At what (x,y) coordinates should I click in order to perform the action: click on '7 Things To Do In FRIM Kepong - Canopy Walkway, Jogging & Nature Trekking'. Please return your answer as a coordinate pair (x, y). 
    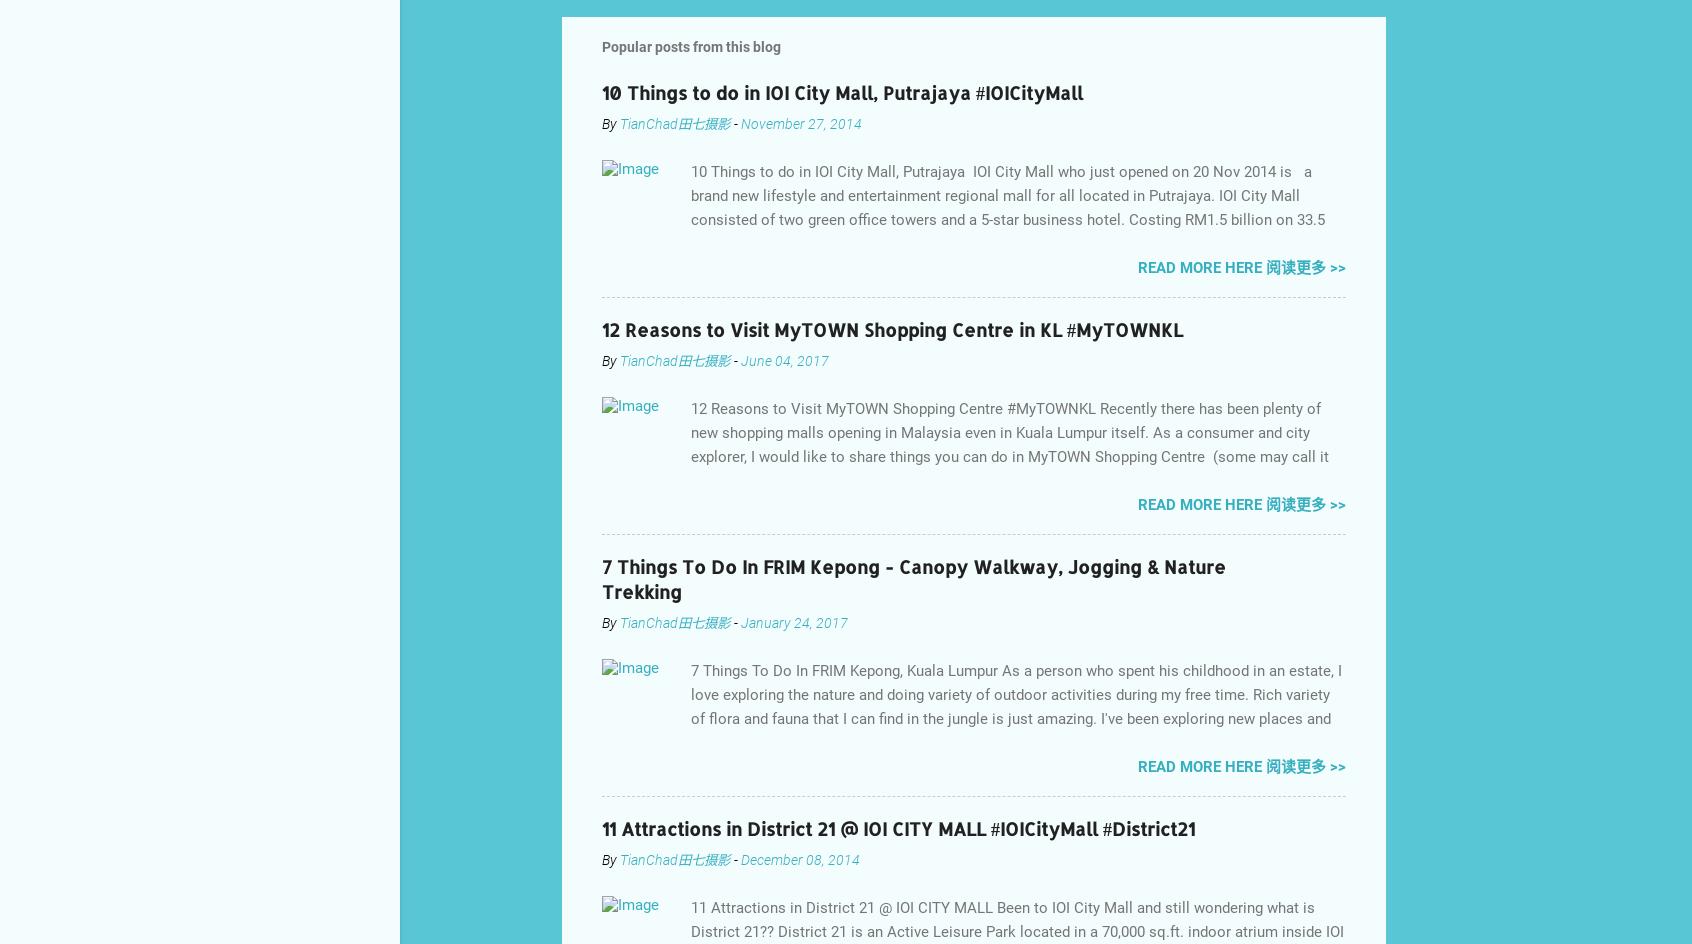
    Looking at the image, I should click on (601, 577).